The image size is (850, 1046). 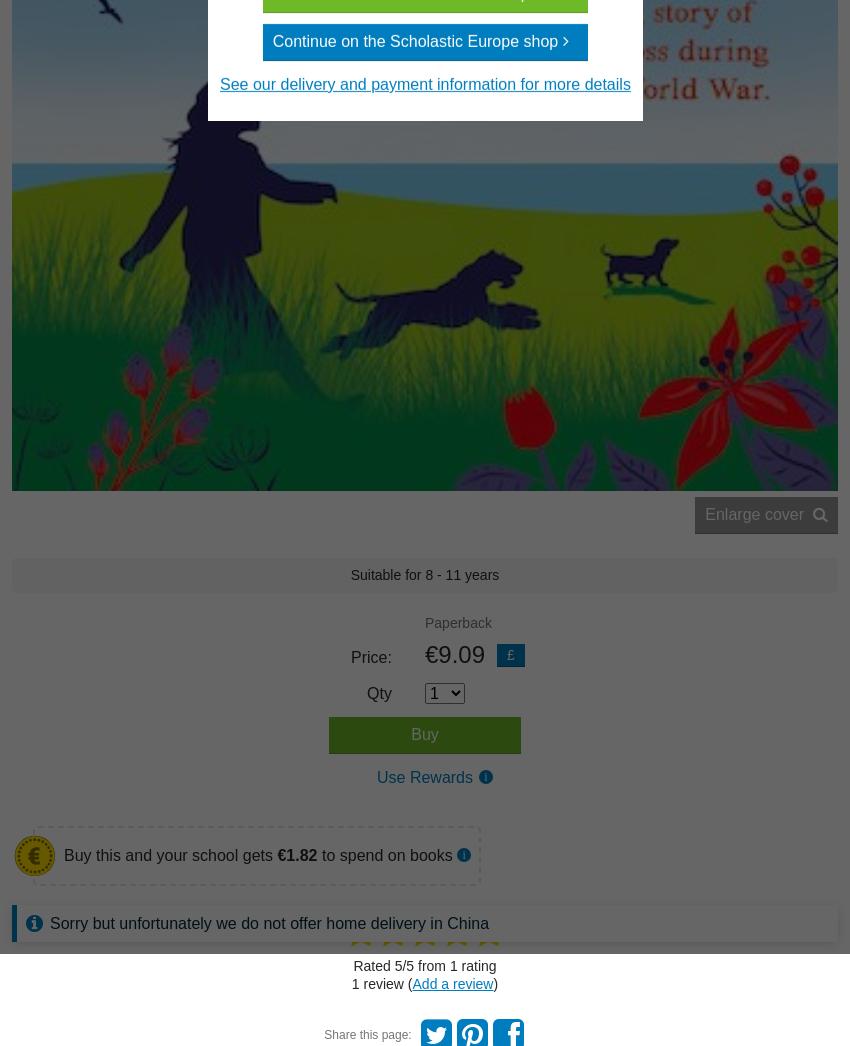 I want to click on '9.09', so click(x=460, y=653).